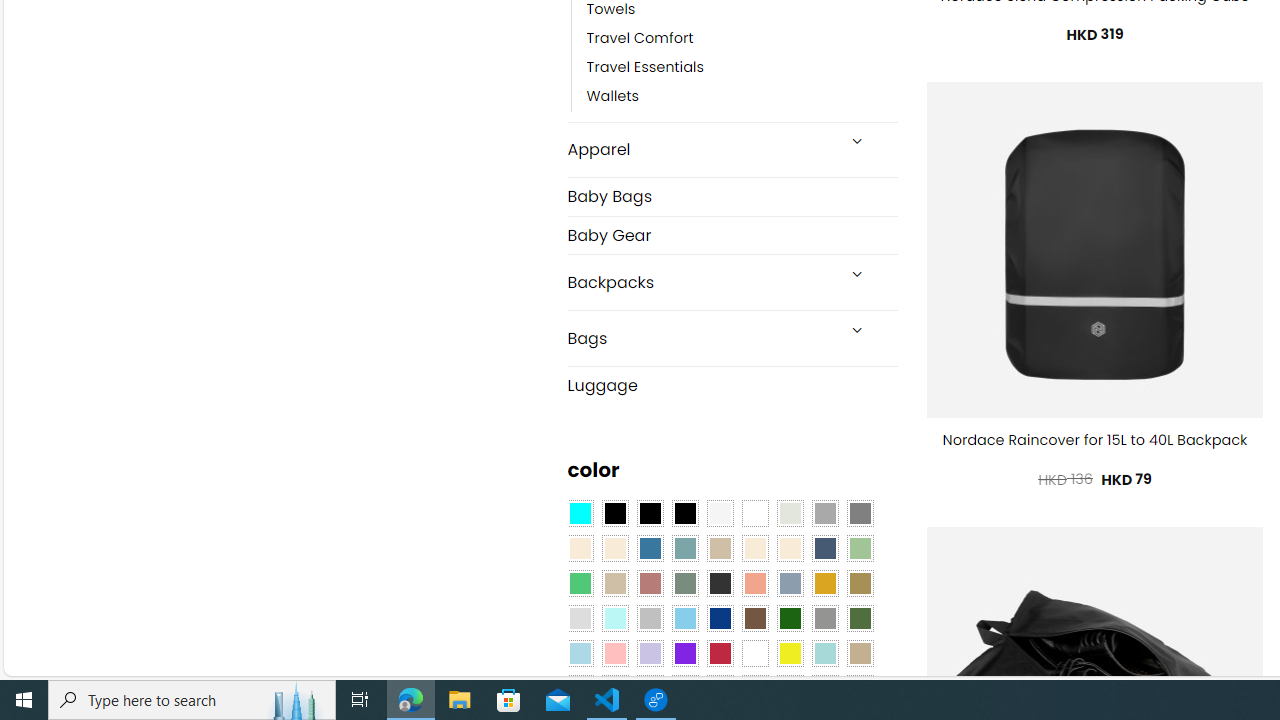 Image resolution: width=1280 pixels, height=720 pixels. Describe the element at coordinates (824, 513) in the screenshot. I see `'Dark Gray'` at that location.